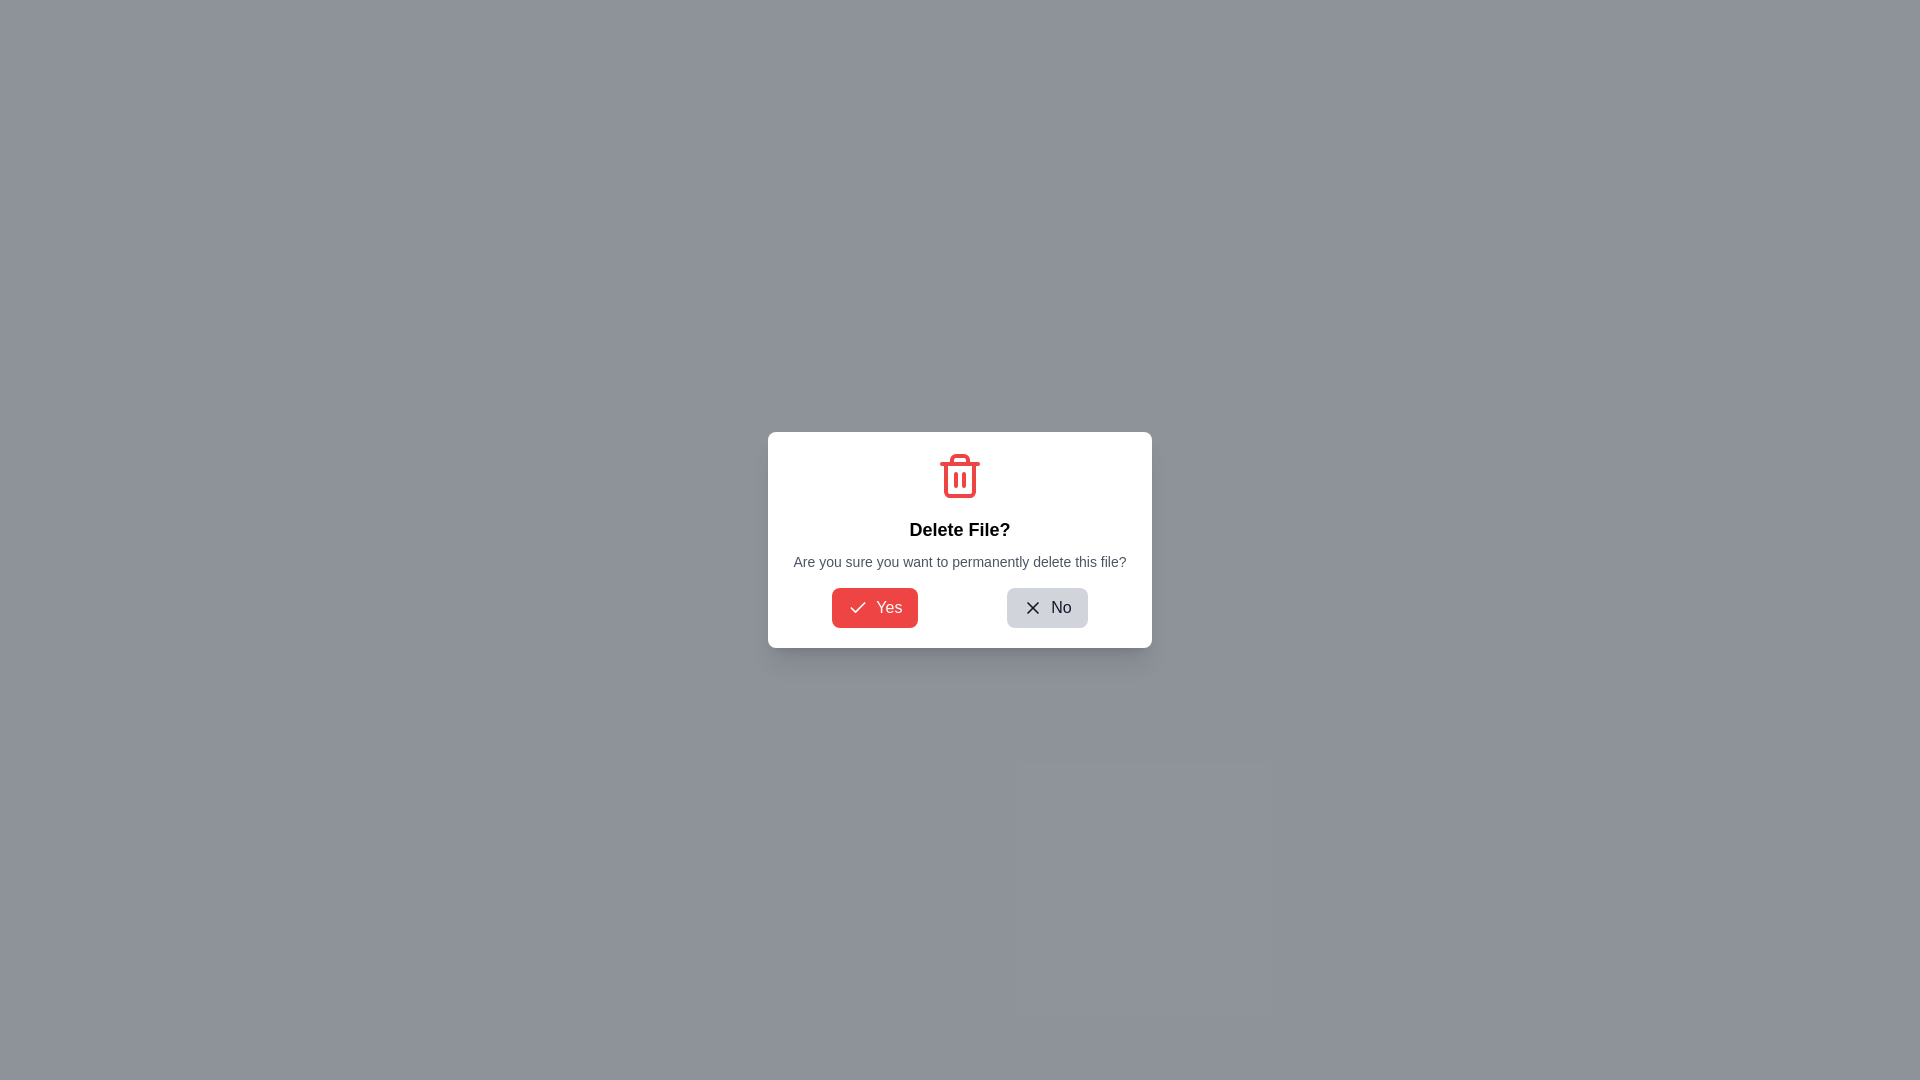 The width and height of the screenshot is (1920, 1080). I want to click on the cancel icon associated with the 'No' button in the confirmation dialog, so click(1033, 607).